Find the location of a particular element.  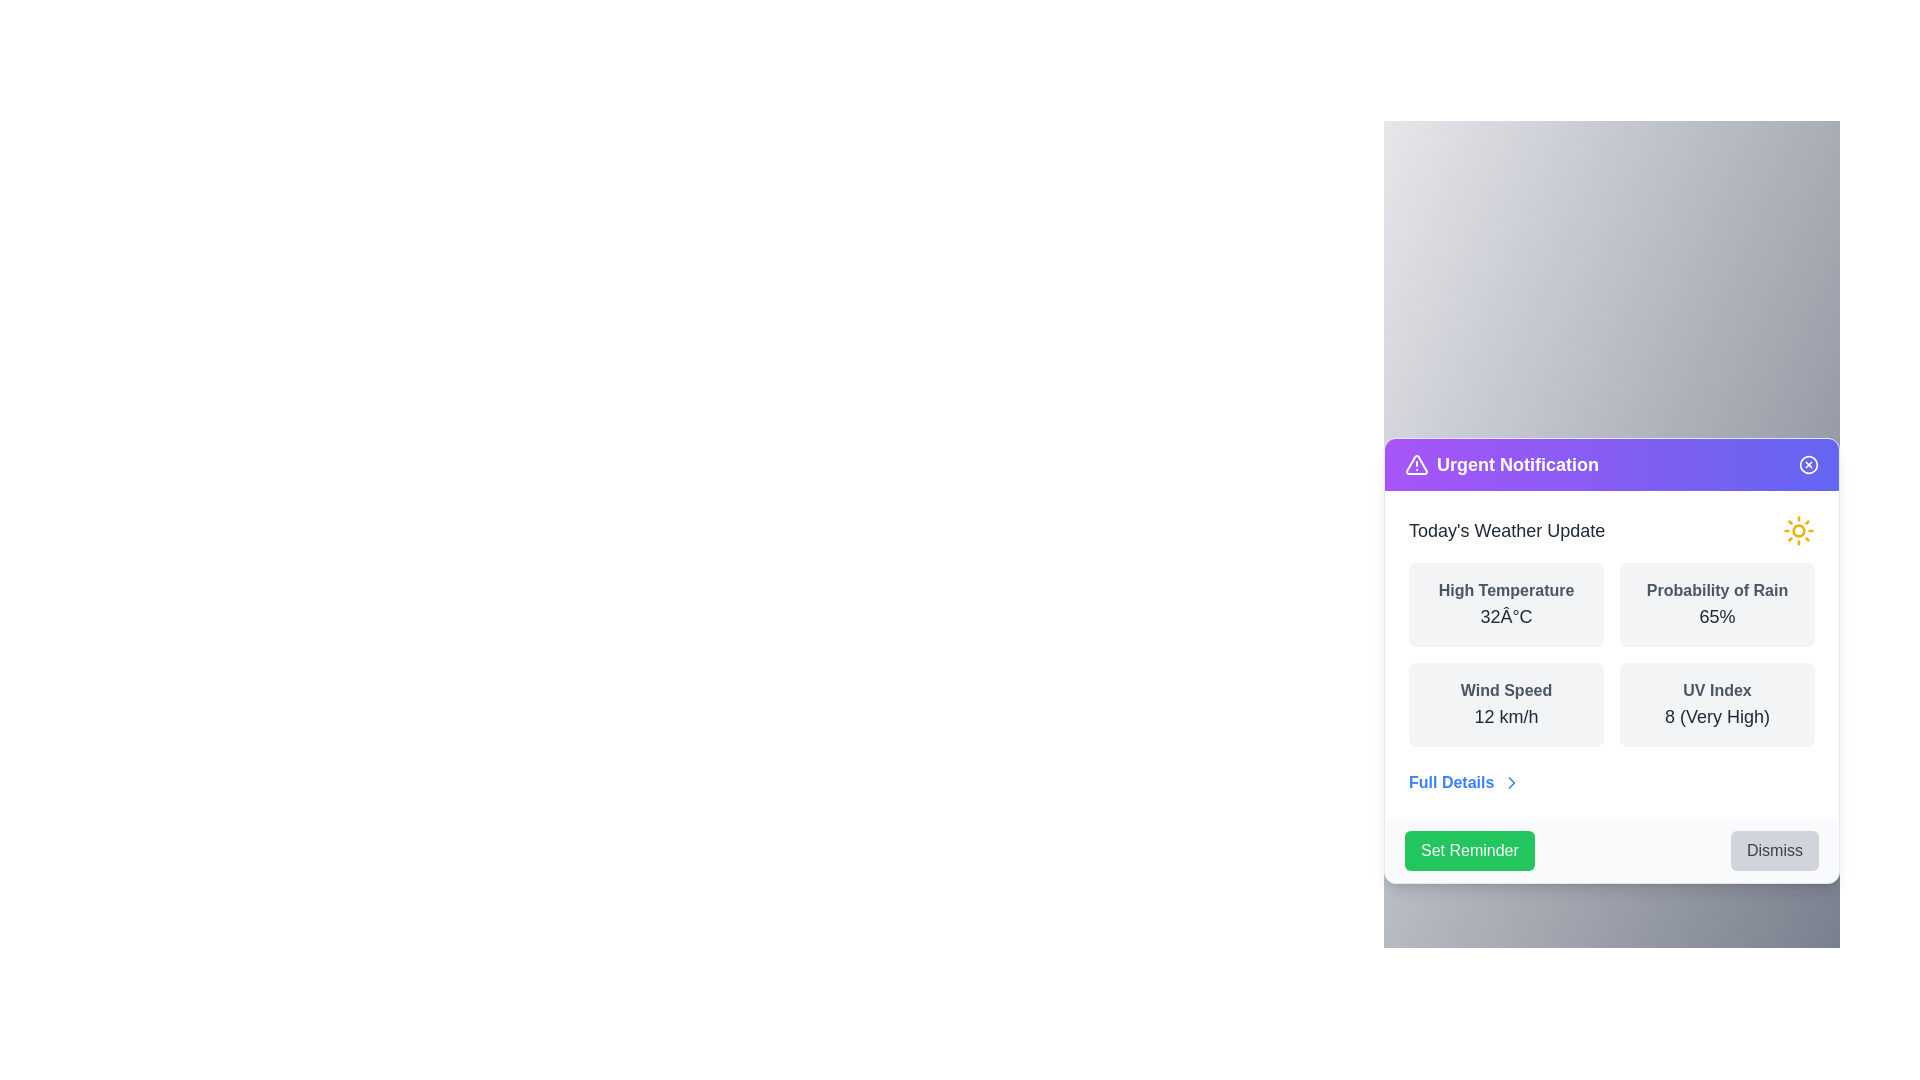

the 'Set Reminder' button, which is a rectangular button with a green background and white text, located at the bottom of the notification panel to the left of the 'Dismiss' button is located at coordinates (1469, 851).